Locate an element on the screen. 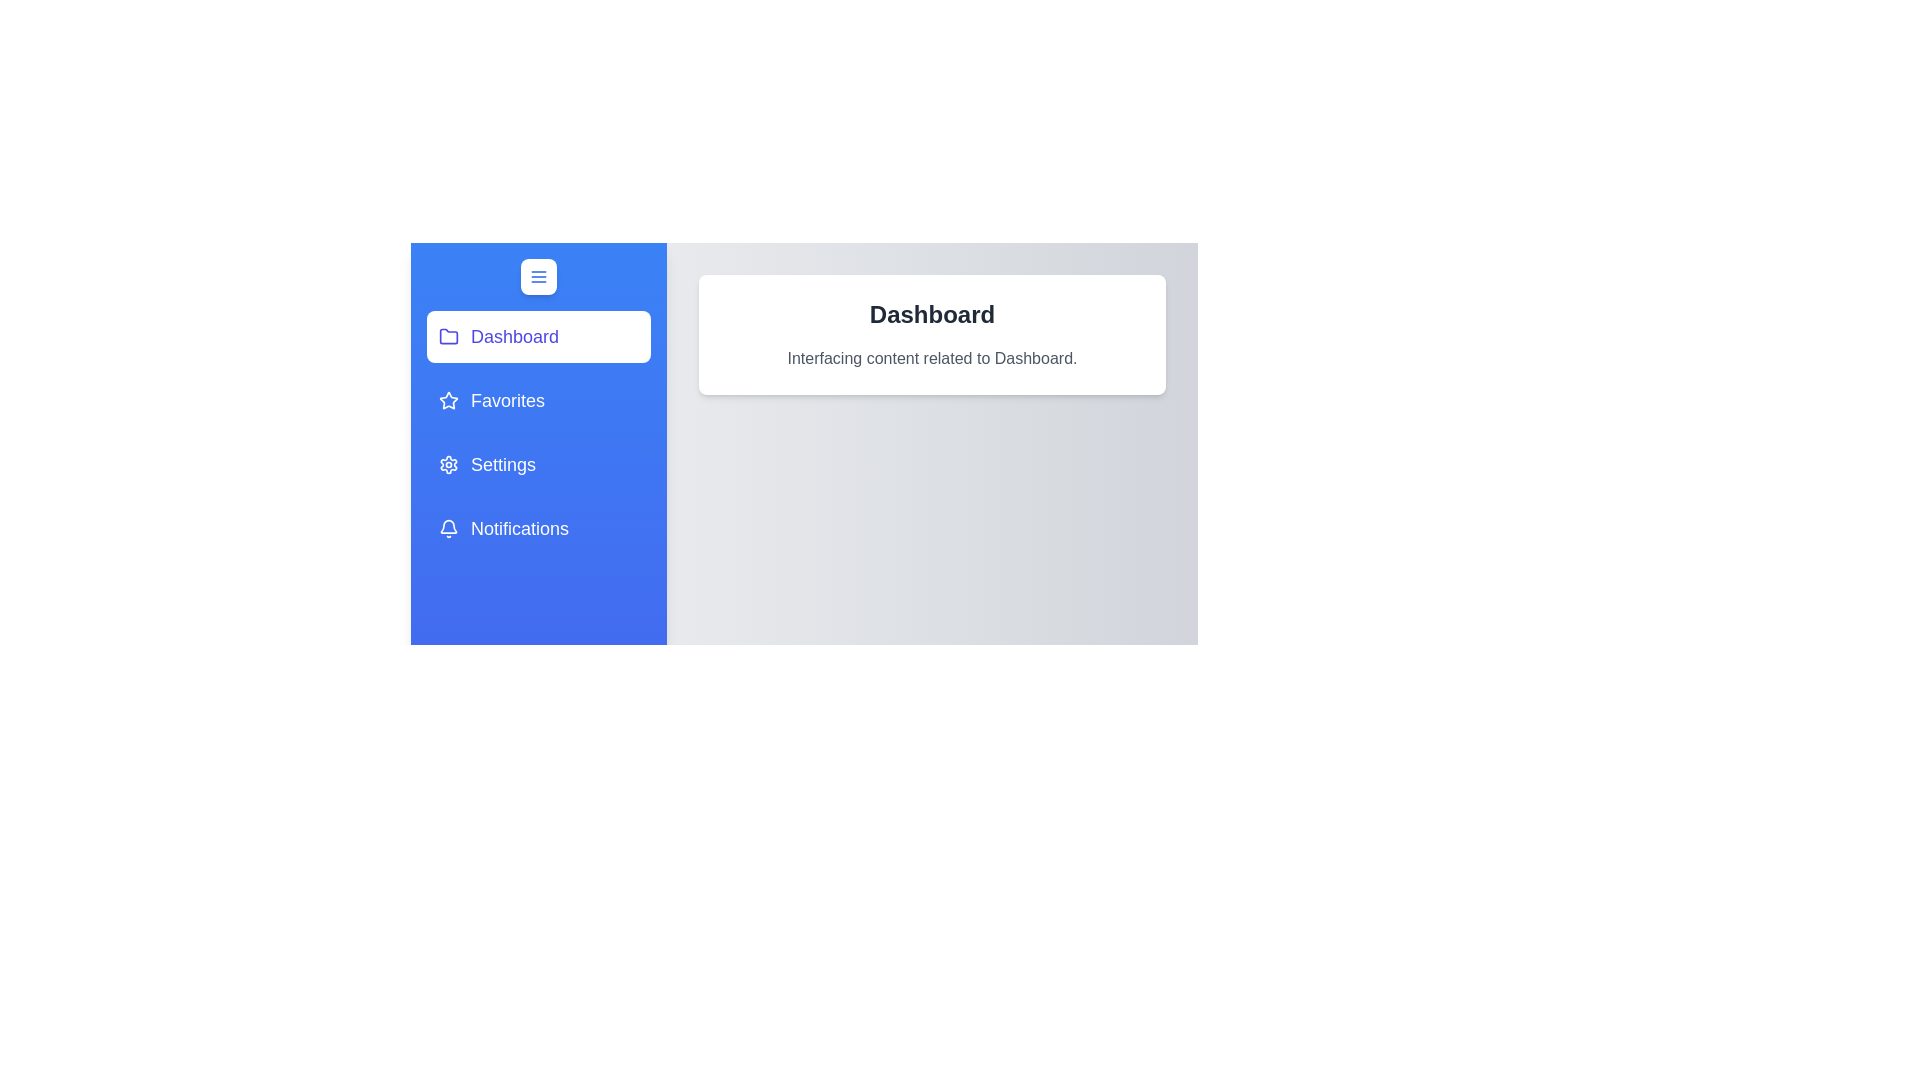 Image resolution: width=1920 pixels, height=1080 pixels. the menu item Notifications from the drawer is located at coordinates (538, 527).